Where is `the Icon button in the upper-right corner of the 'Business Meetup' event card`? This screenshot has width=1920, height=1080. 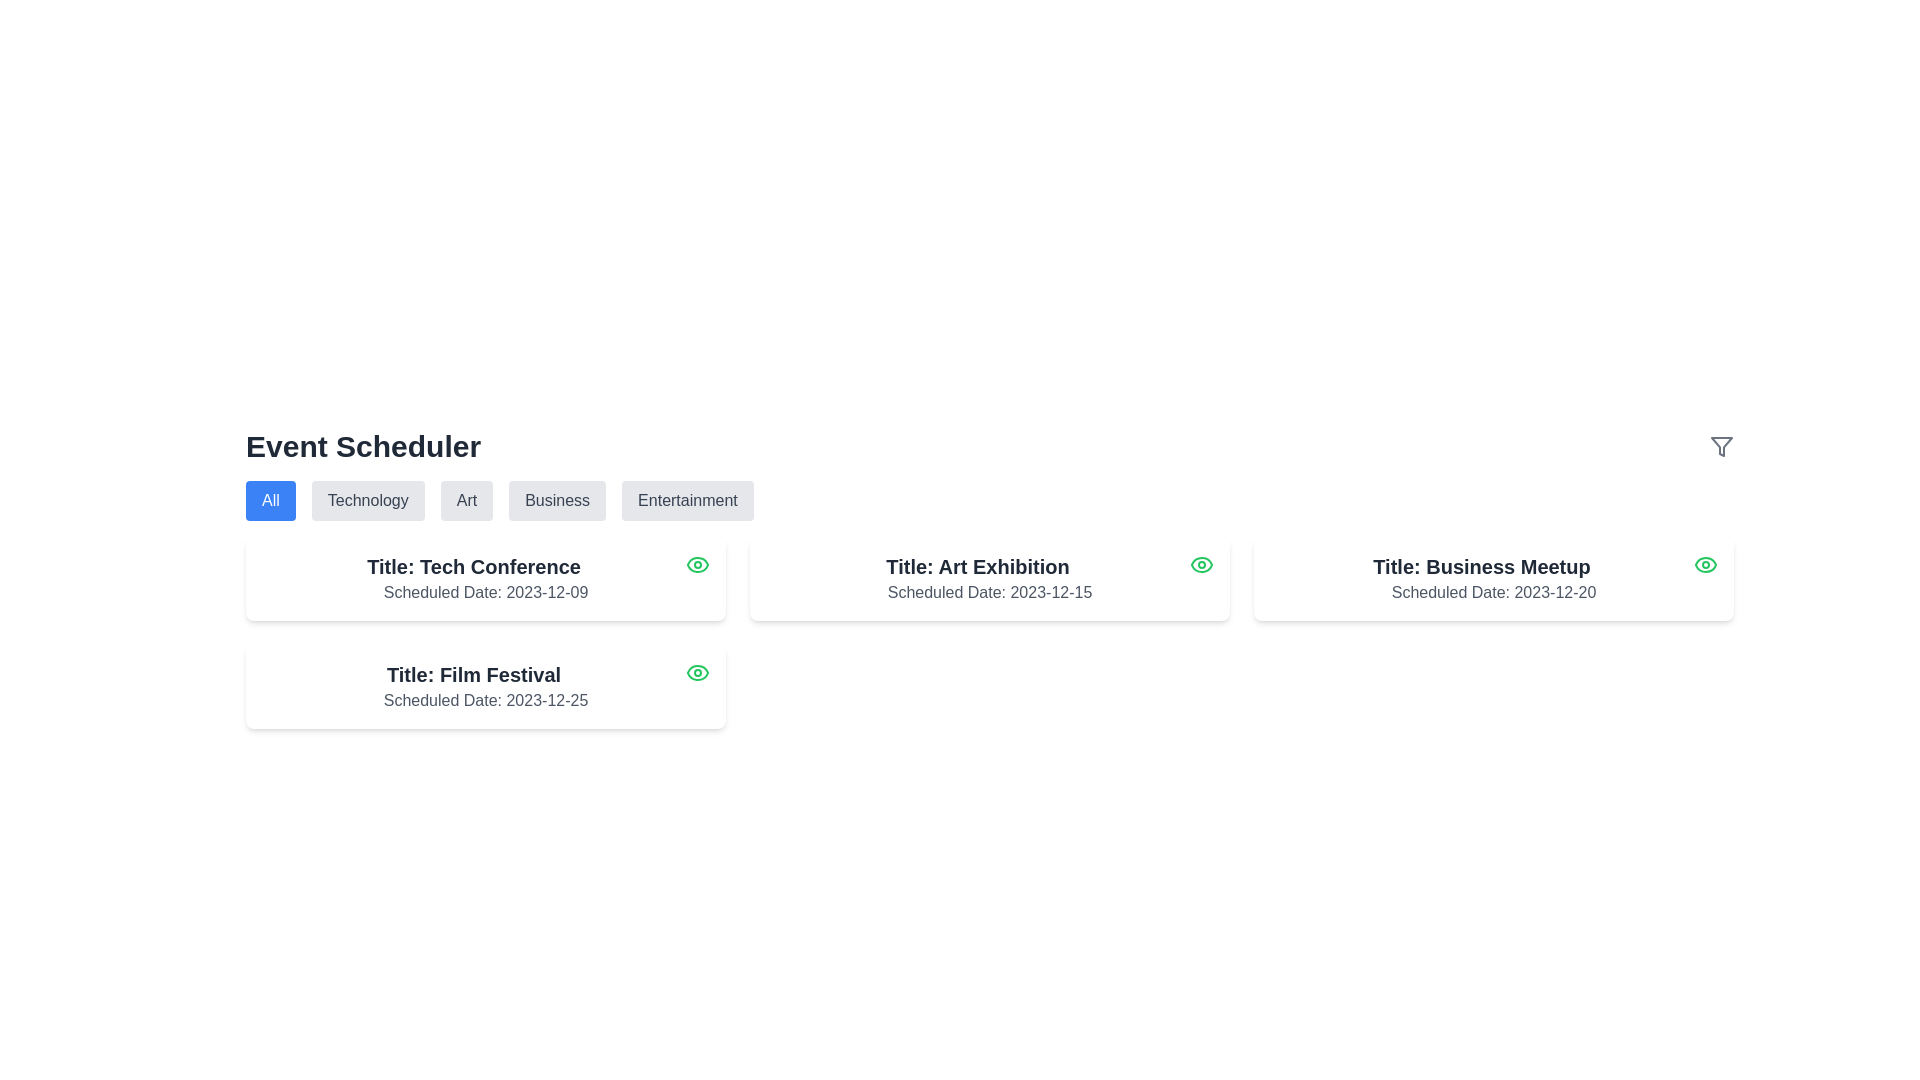
the Icon button in the upper-right corner of the 'Business Meetup' event card is located at coordinates (1704, 564).